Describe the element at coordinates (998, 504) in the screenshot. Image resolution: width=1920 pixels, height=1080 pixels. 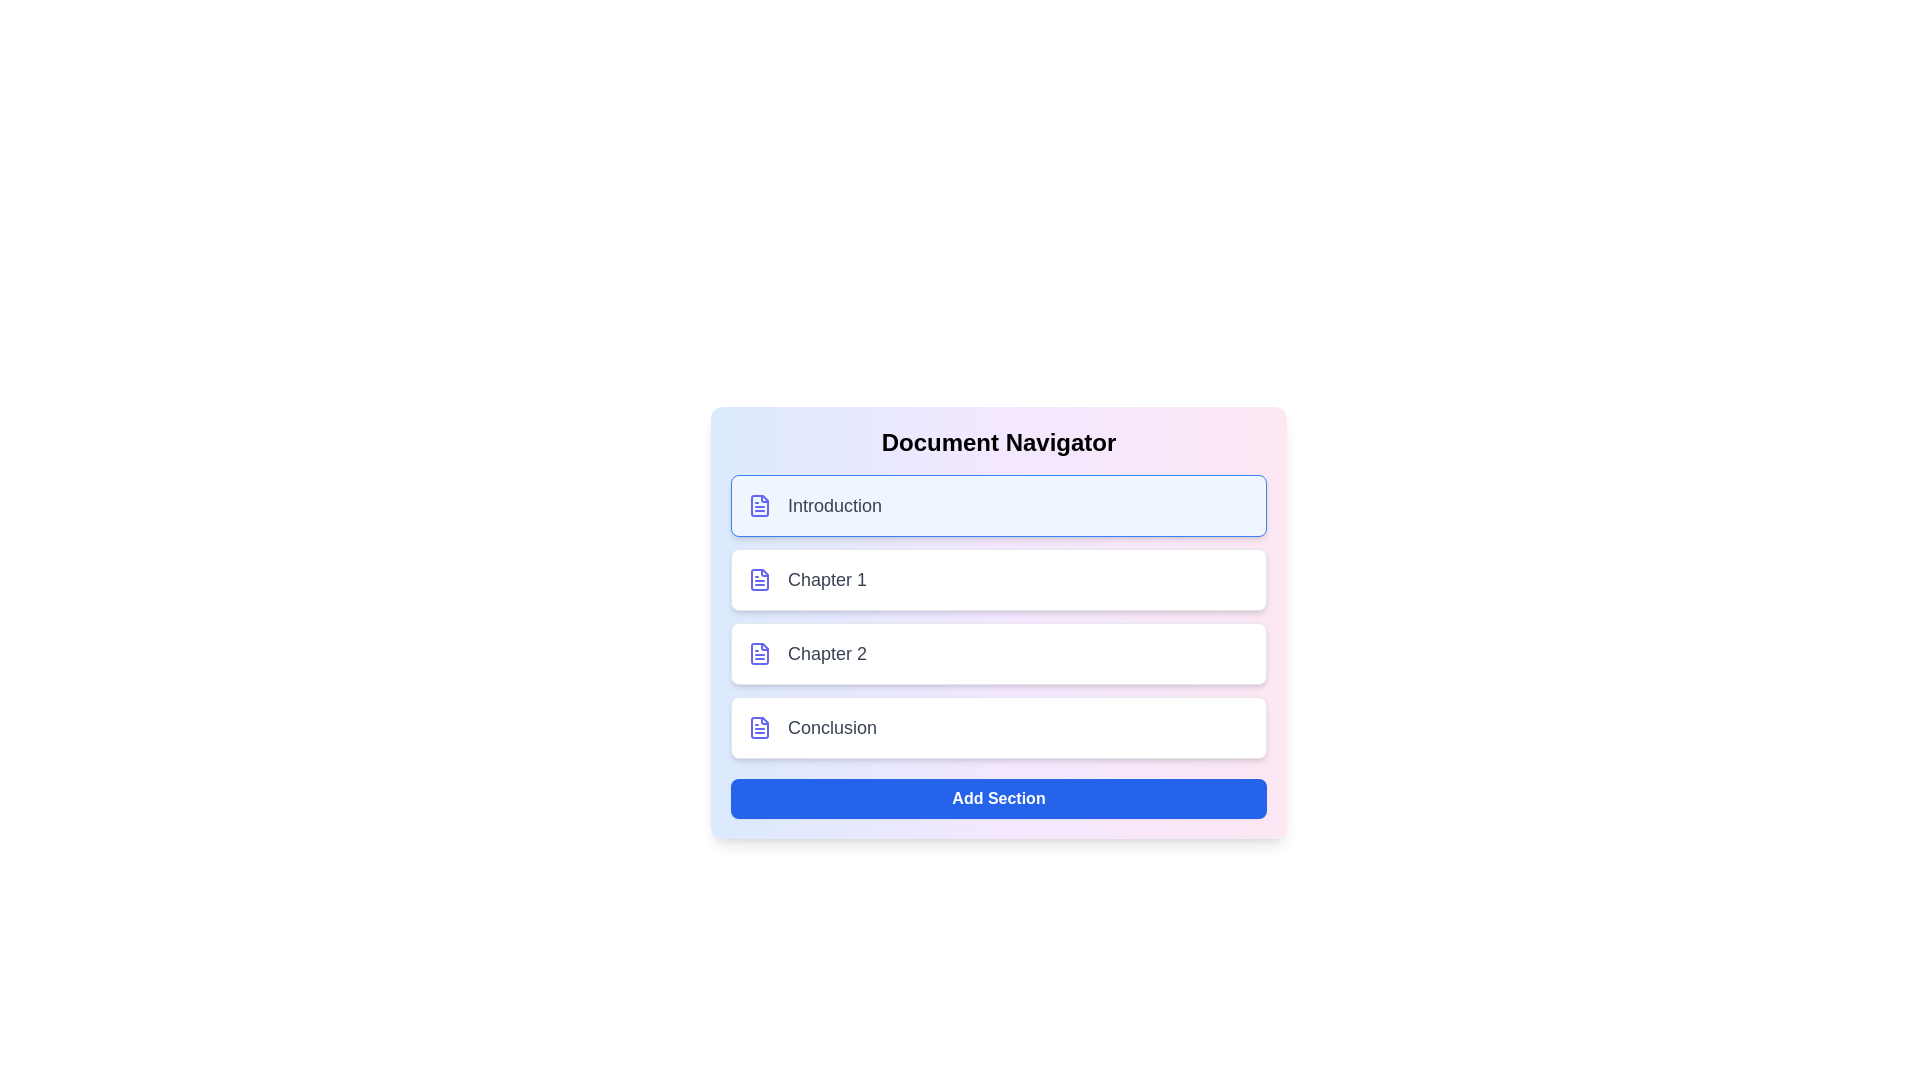
I see `the section title to select its text` at that location.